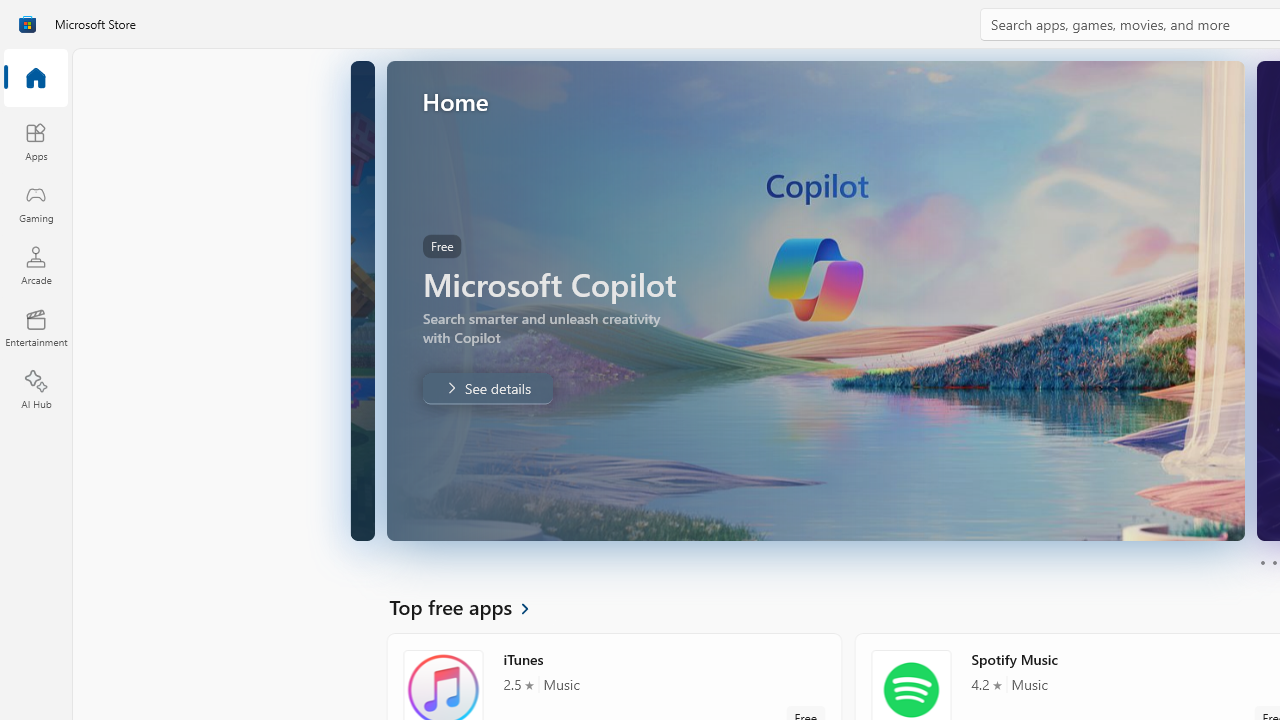 This screenshot has width=1280, height=720. Describe the element at coordinates (470, 605) in the screenshot. I see `'See all  Top free apps'` at that location.